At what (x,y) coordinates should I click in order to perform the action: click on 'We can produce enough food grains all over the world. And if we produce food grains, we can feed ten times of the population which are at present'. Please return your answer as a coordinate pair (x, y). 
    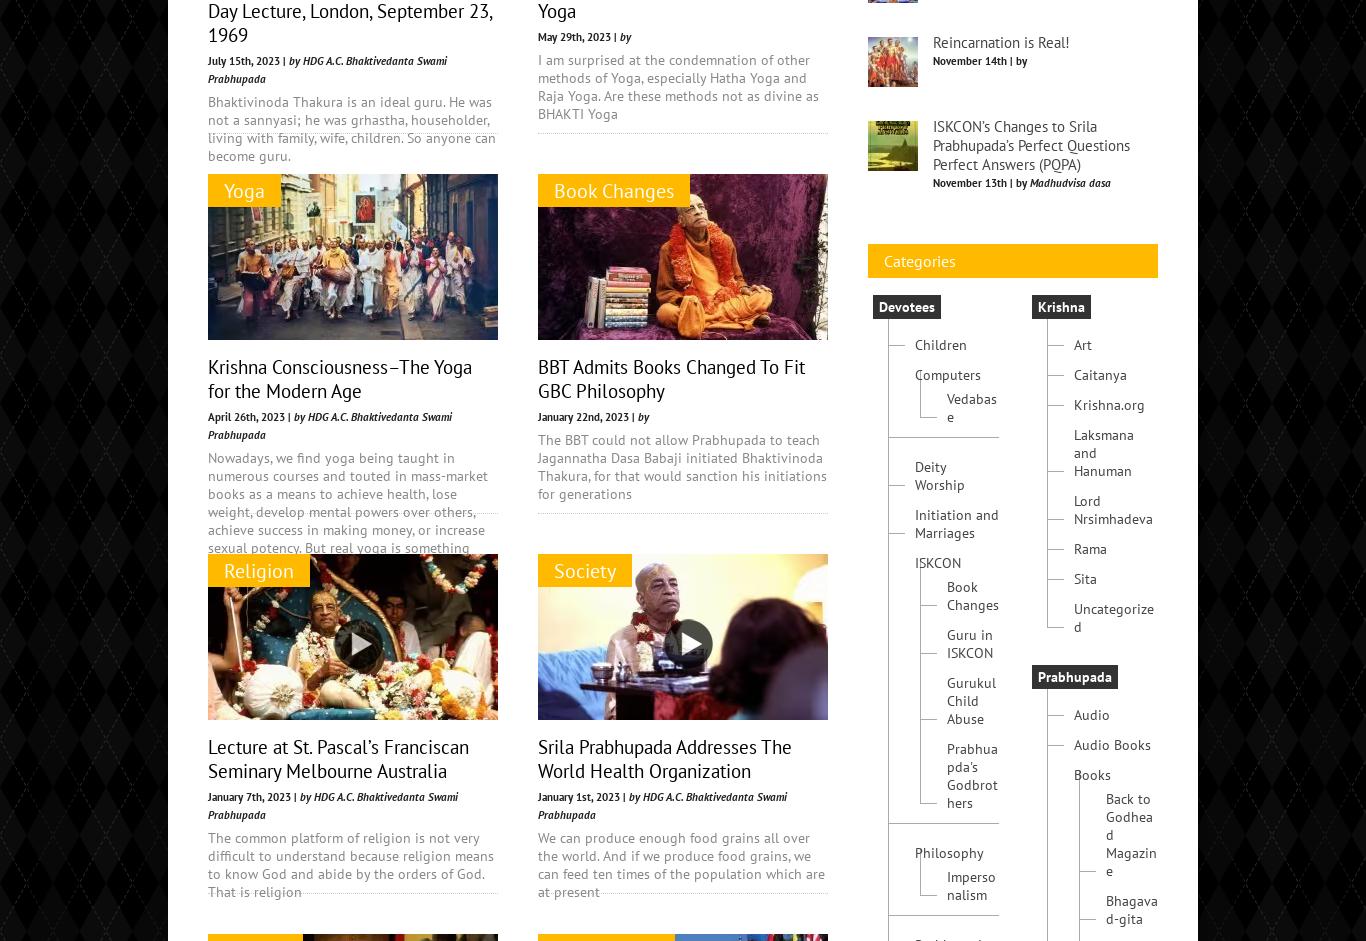
    Looking at the image, I should click on (680, 864).